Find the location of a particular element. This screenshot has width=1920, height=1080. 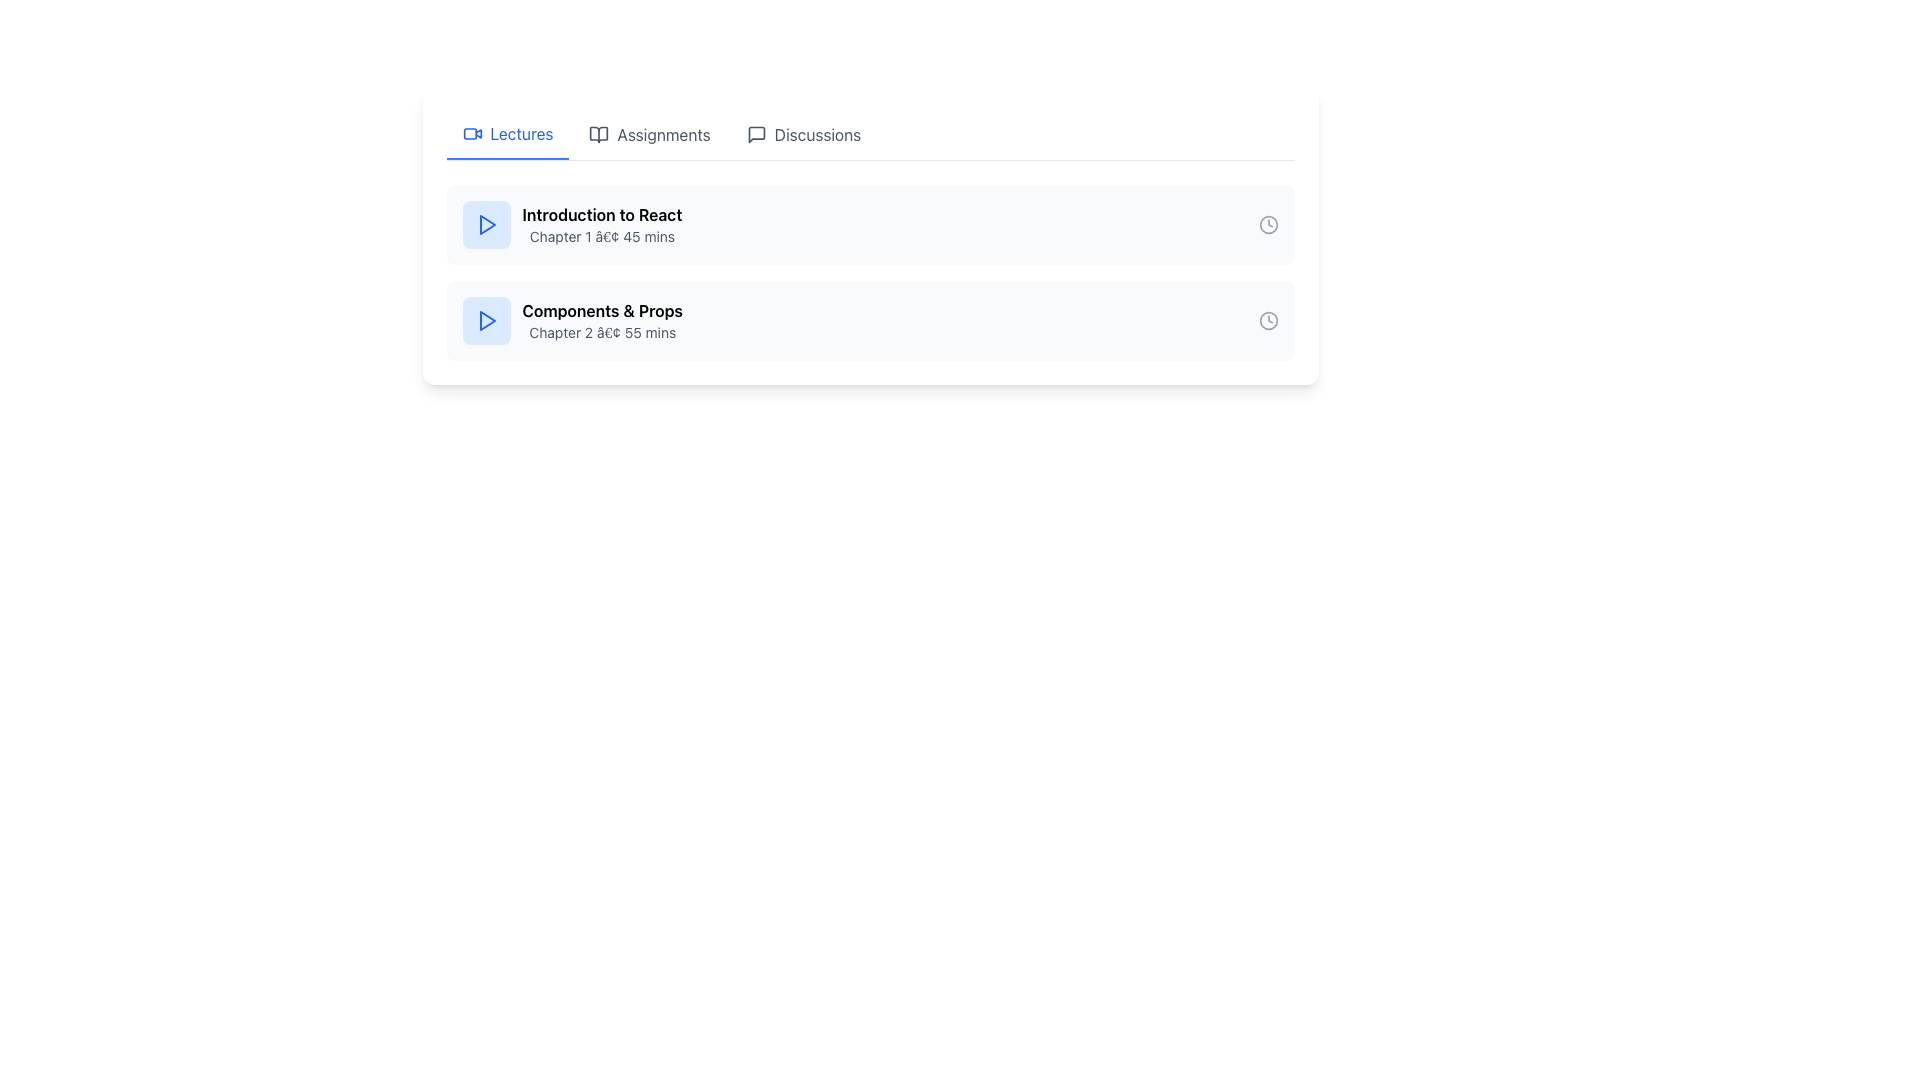

the 'Lectures' tab, which is the first tab in the navigation bar is located at coordinates (508, 135).